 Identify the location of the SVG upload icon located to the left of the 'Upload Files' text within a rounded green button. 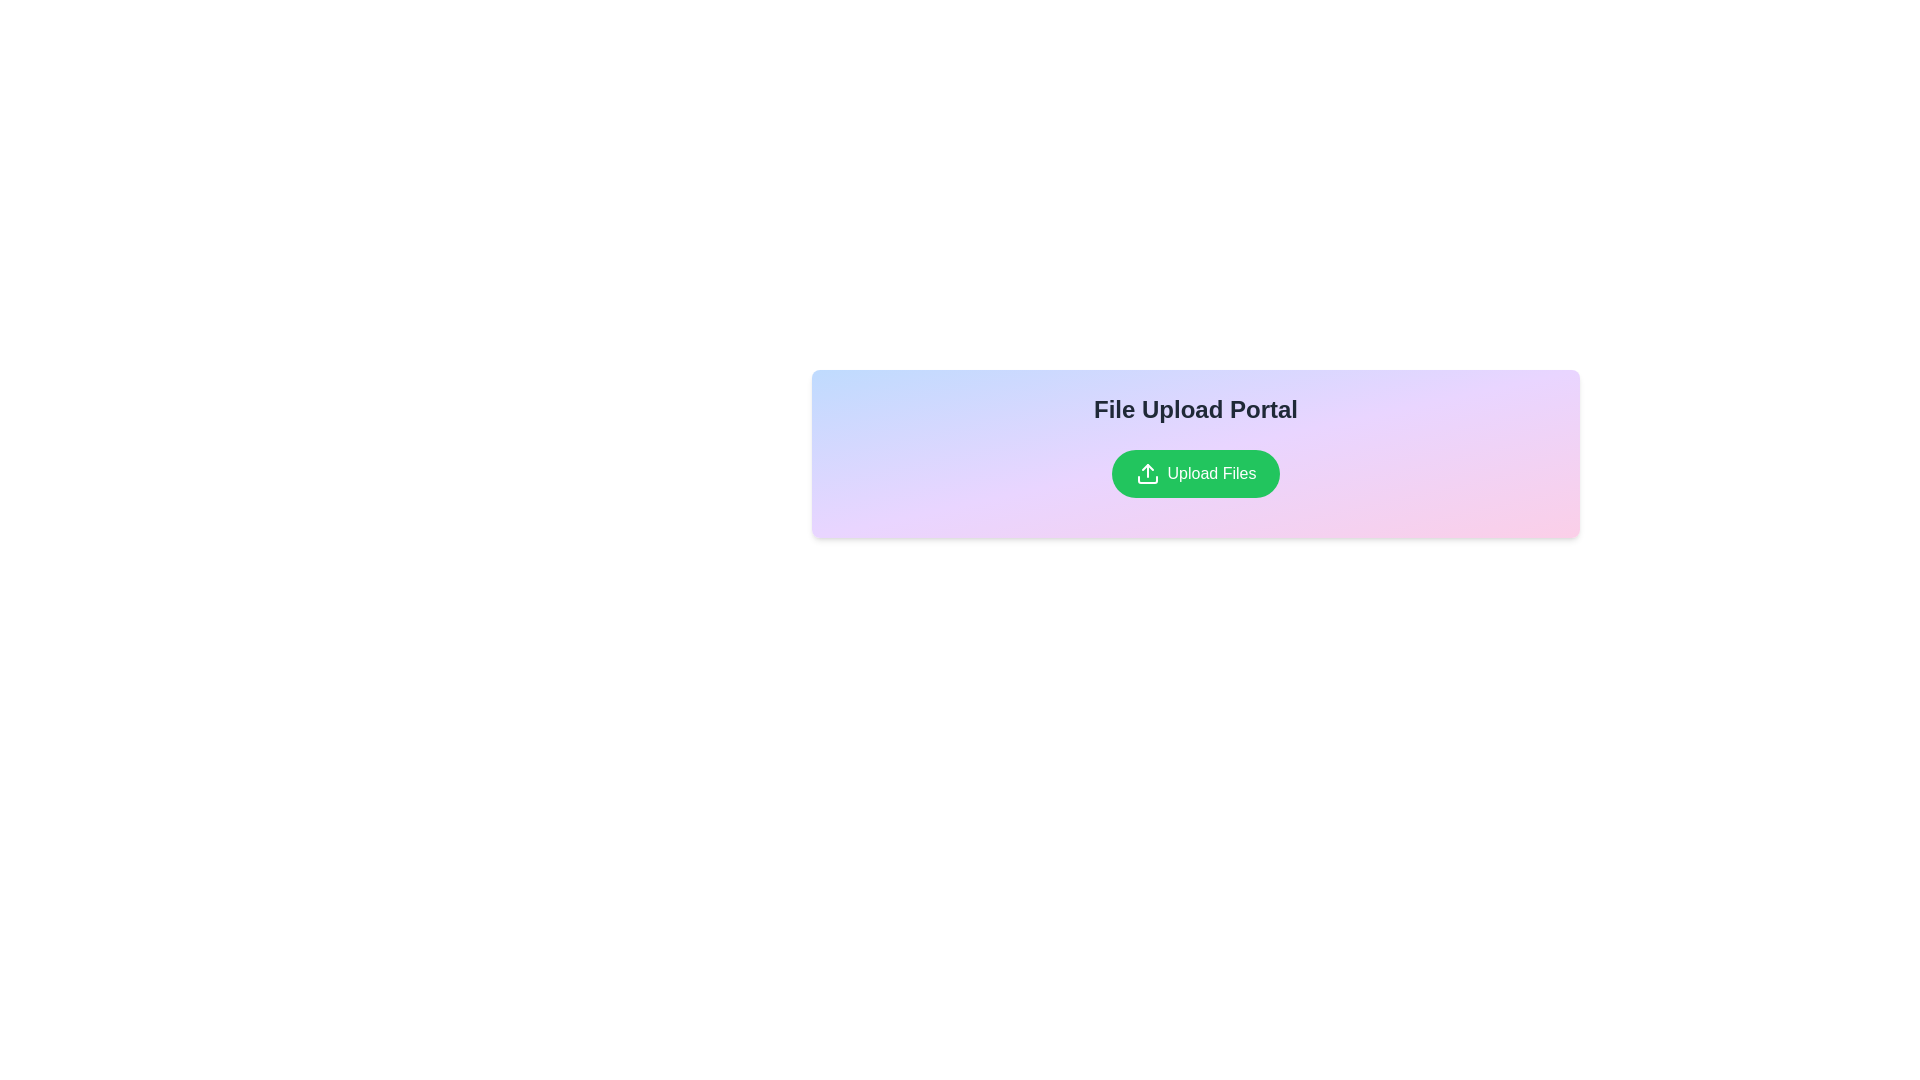
(1147, 474).